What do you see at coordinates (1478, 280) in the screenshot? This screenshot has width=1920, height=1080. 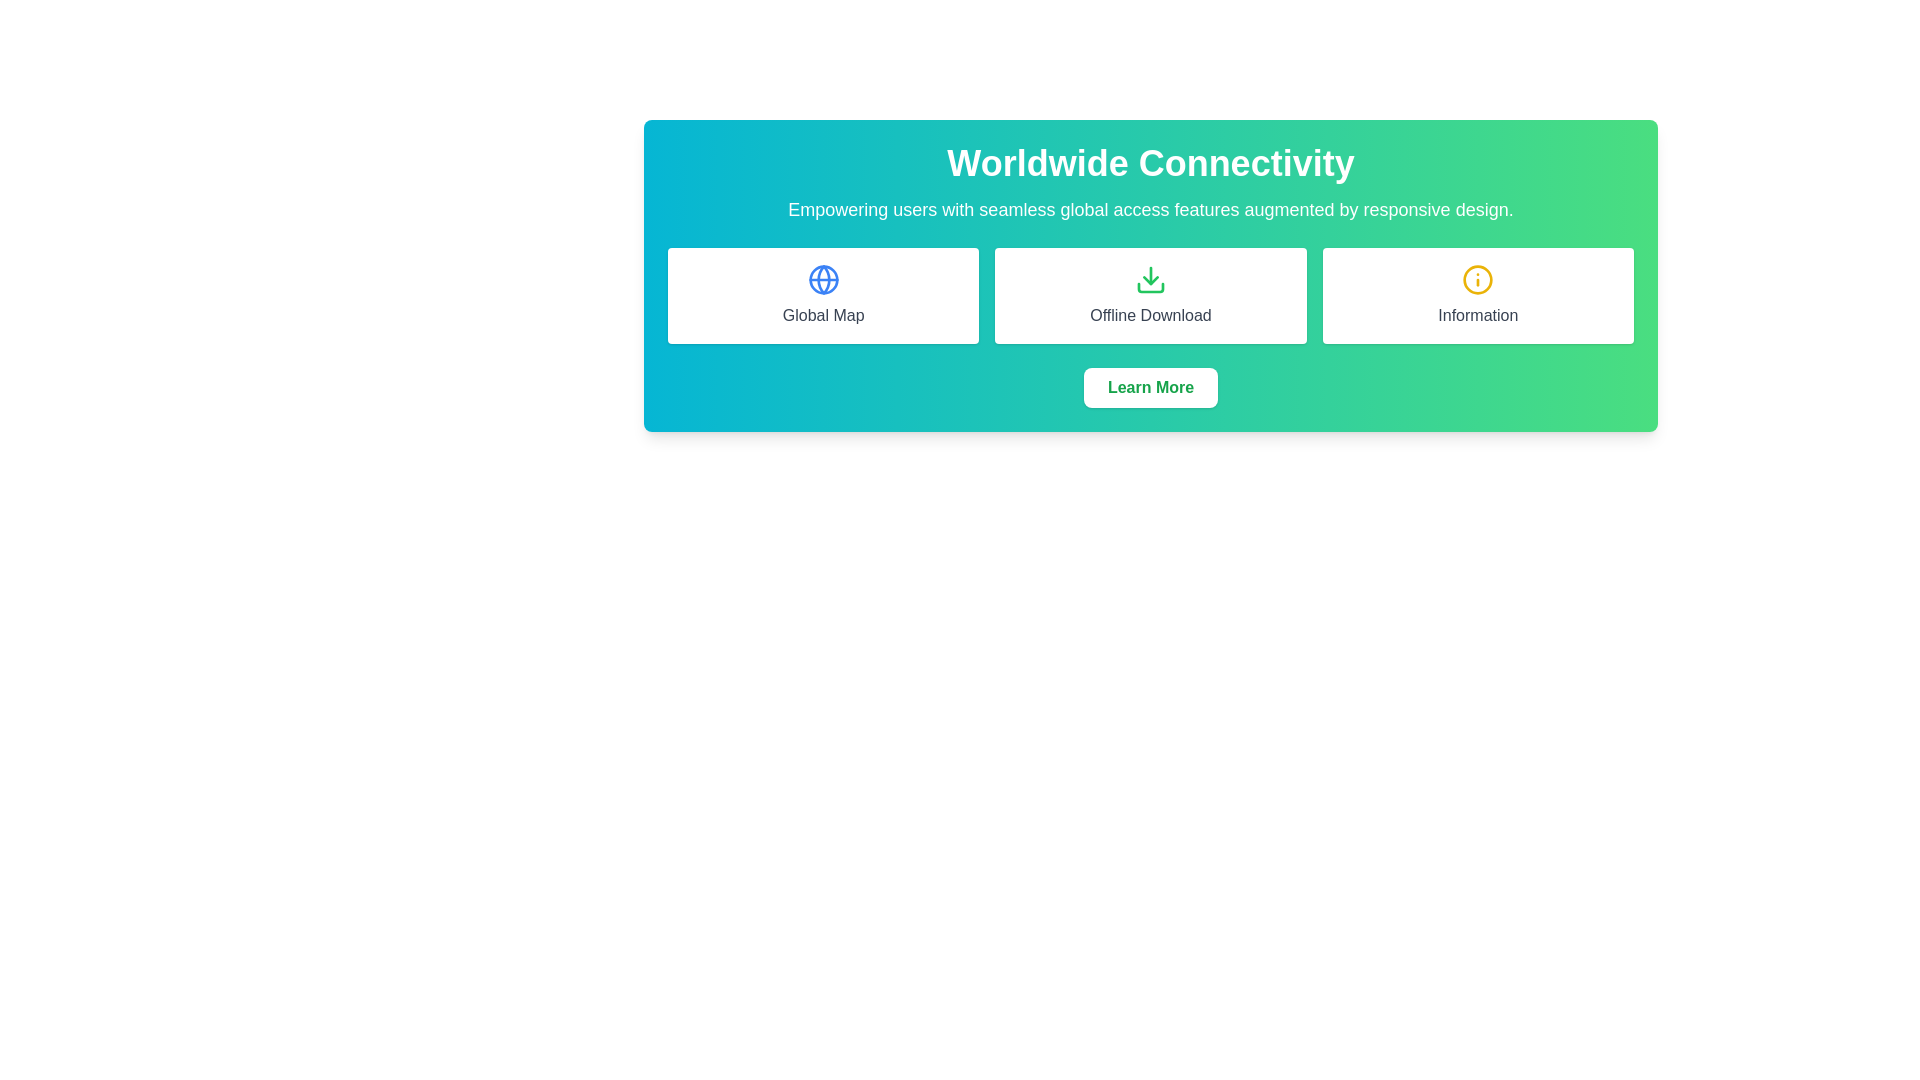 I see `the yellow circular shape within the 'Information' option box in the green-gradient block` at bounding box center [1478, 280].